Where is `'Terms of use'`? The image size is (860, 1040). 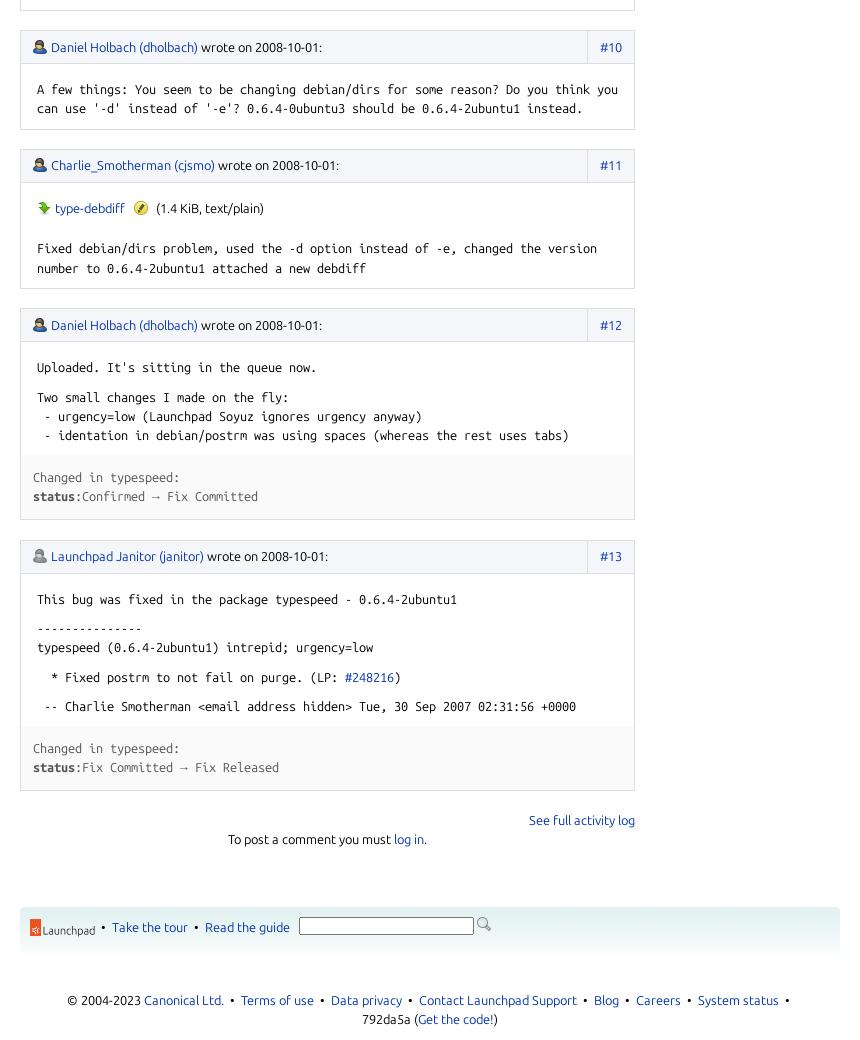 'Terms of use' is located at coordinates (276, 999).